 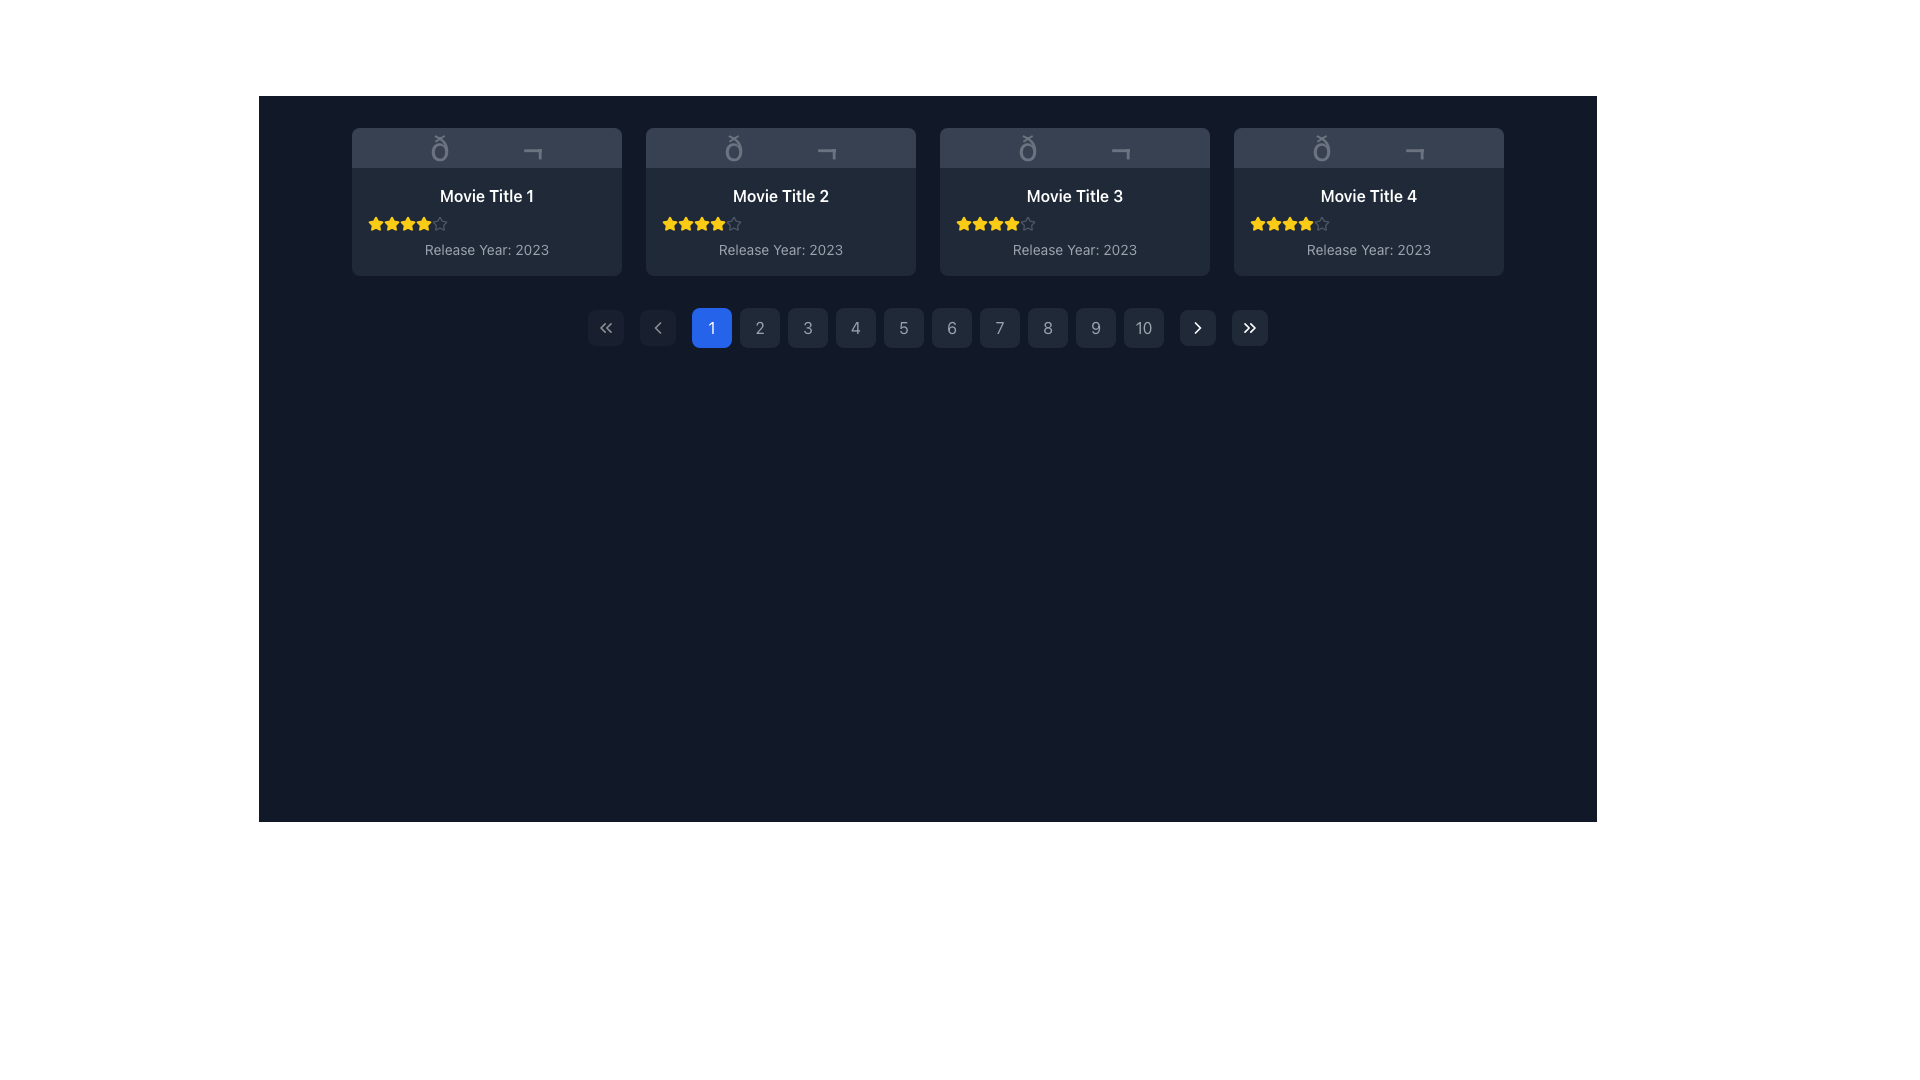 What do you see at coordinates (1367, 223) in the screenshot?
I see `the Rating indicator (stars) below the 'Movie Title 4'` at bounding box center [1367, 223].